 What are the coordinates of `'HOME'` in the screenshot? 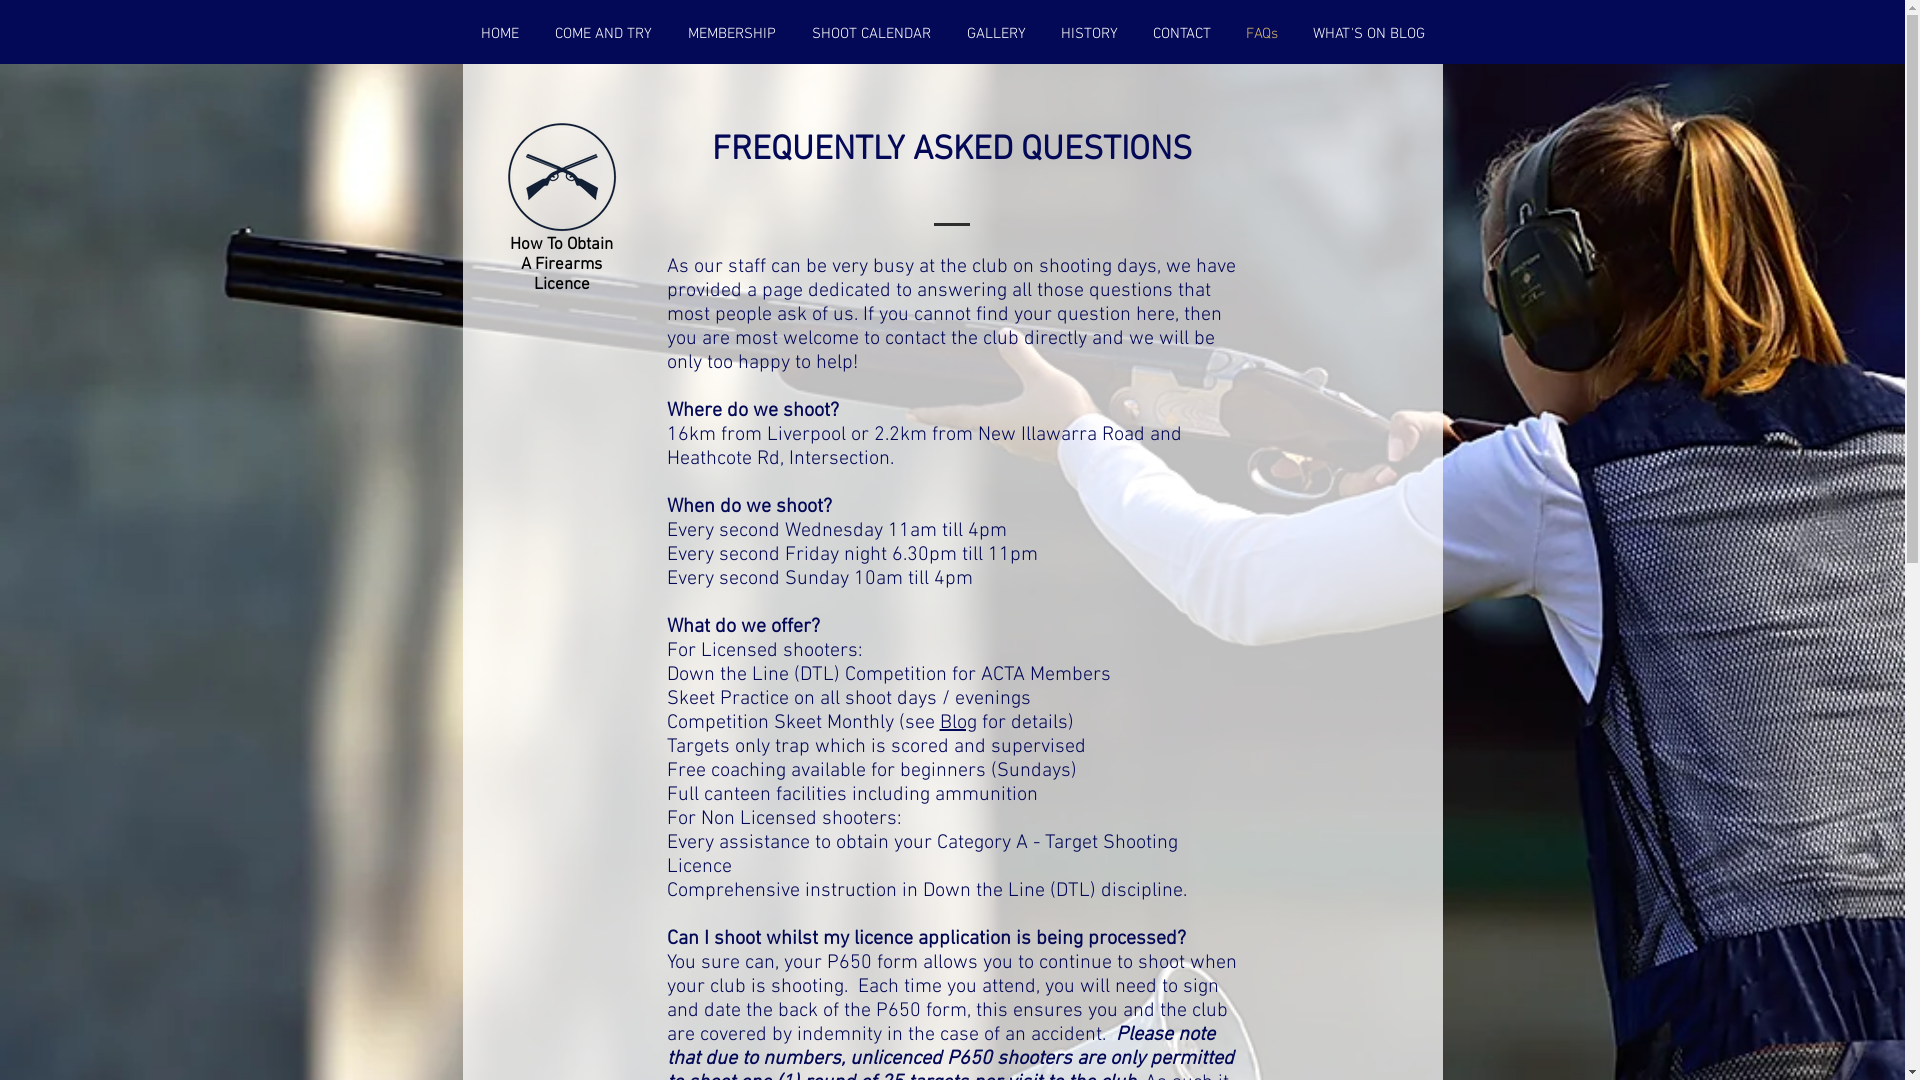 It's located at (499, 34).